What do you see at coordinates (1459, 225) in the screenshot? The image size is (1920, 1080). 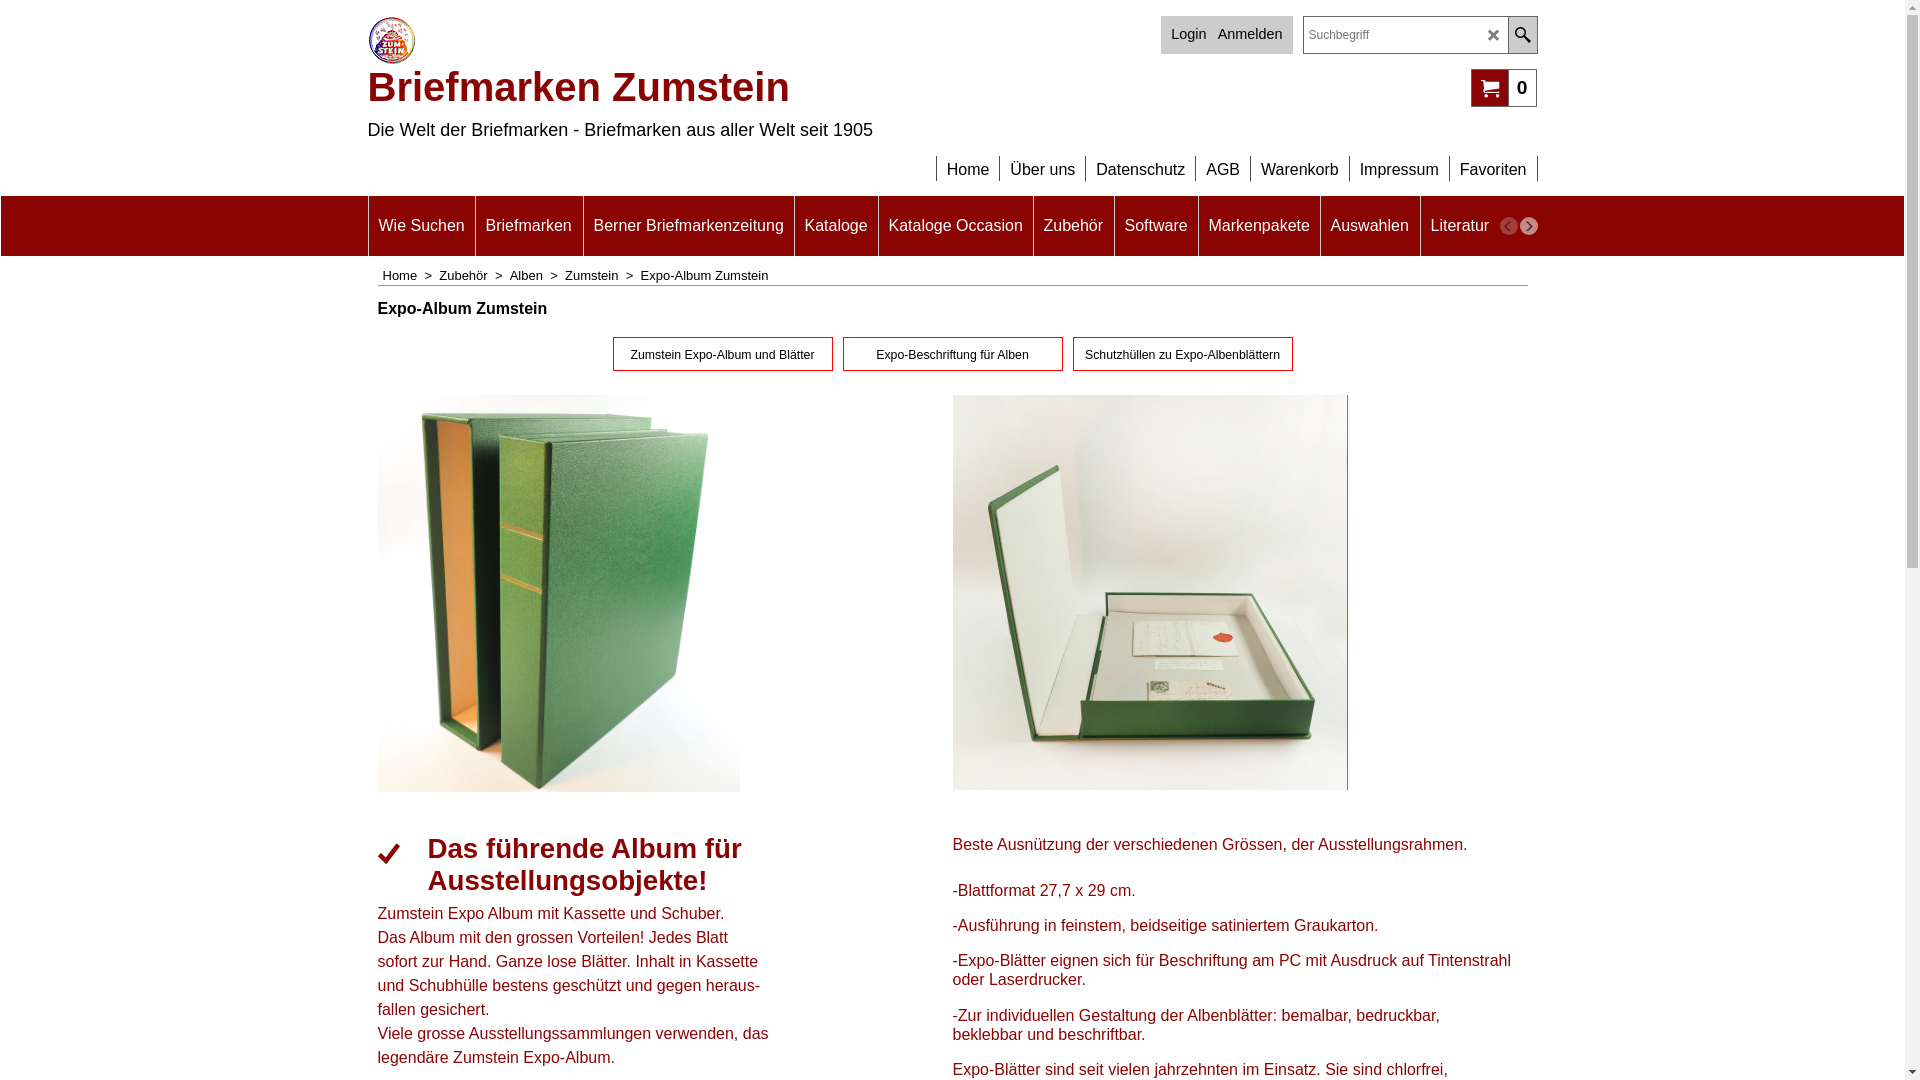 I see `'Literatur'` at bounding box center [1459, 225].